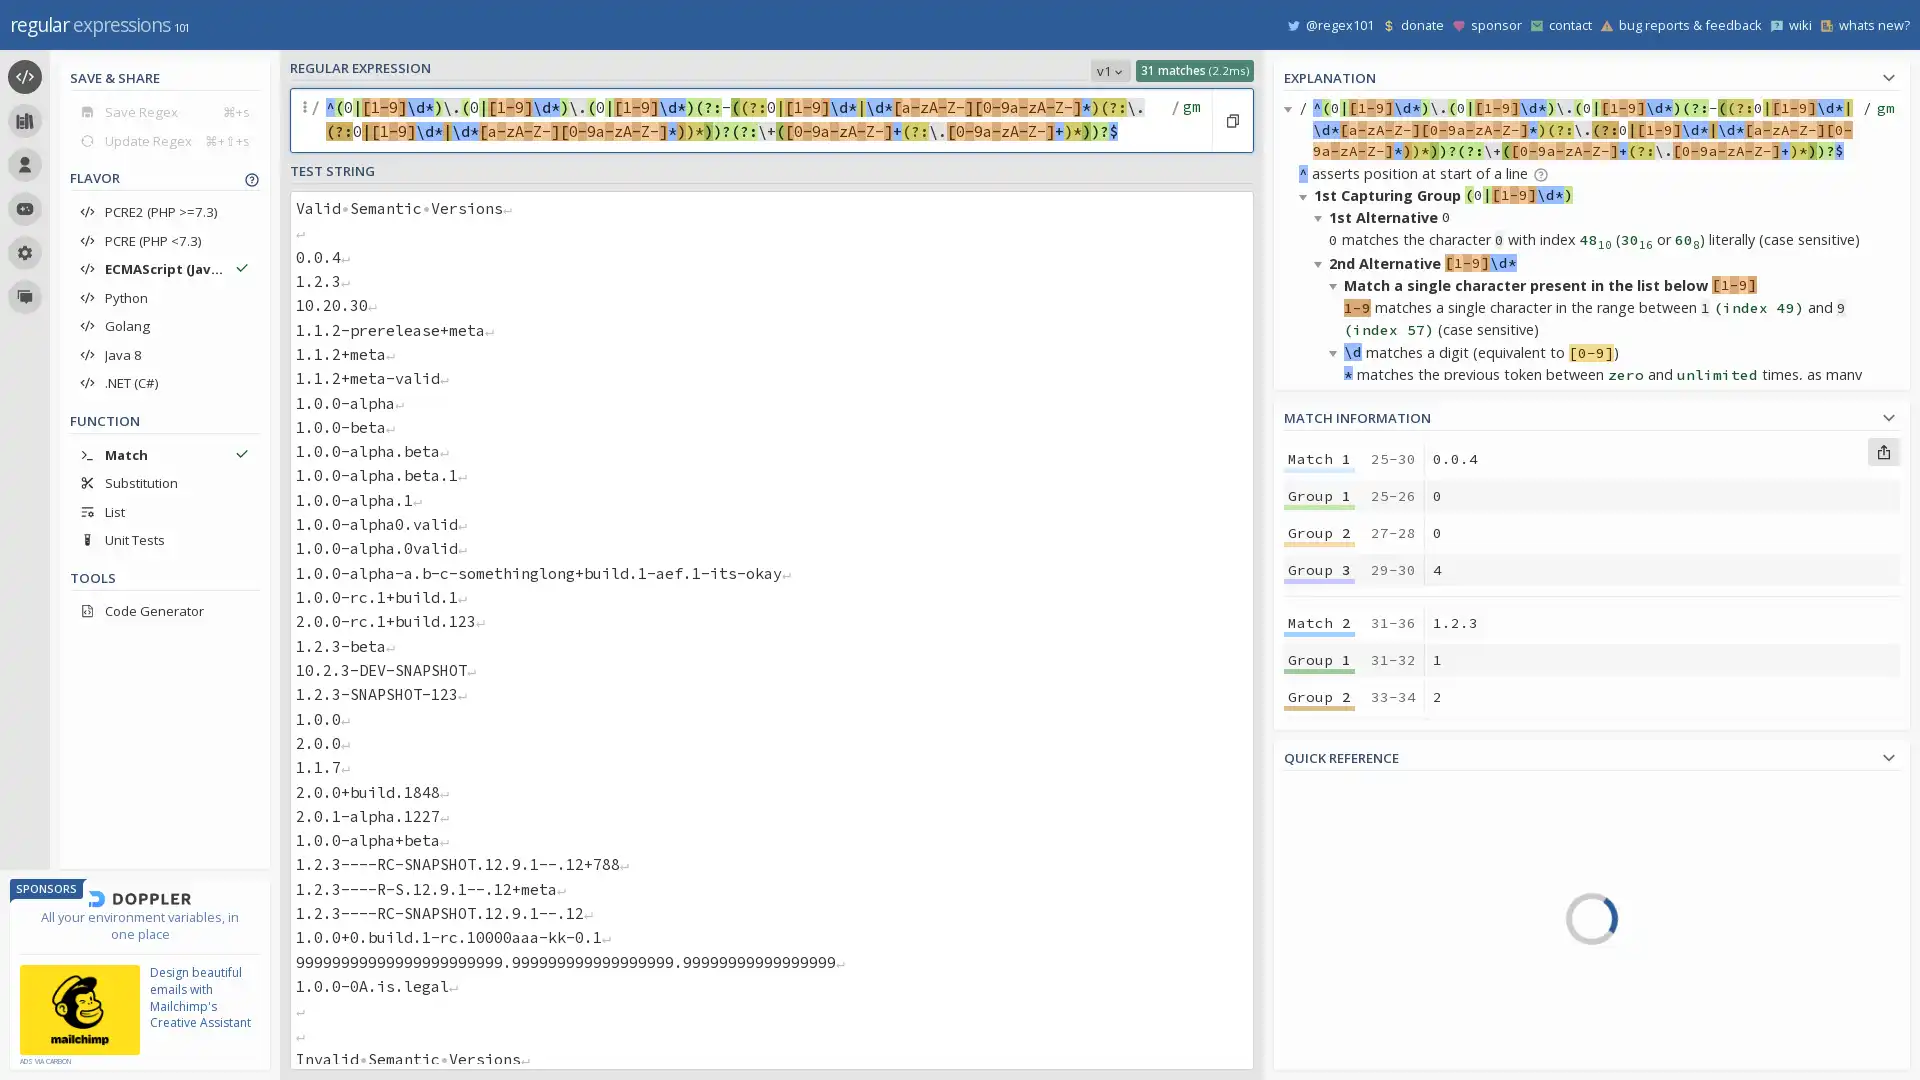  Describe the element at coordinates (164, 510) in the screenshot. I see `List` at that location.